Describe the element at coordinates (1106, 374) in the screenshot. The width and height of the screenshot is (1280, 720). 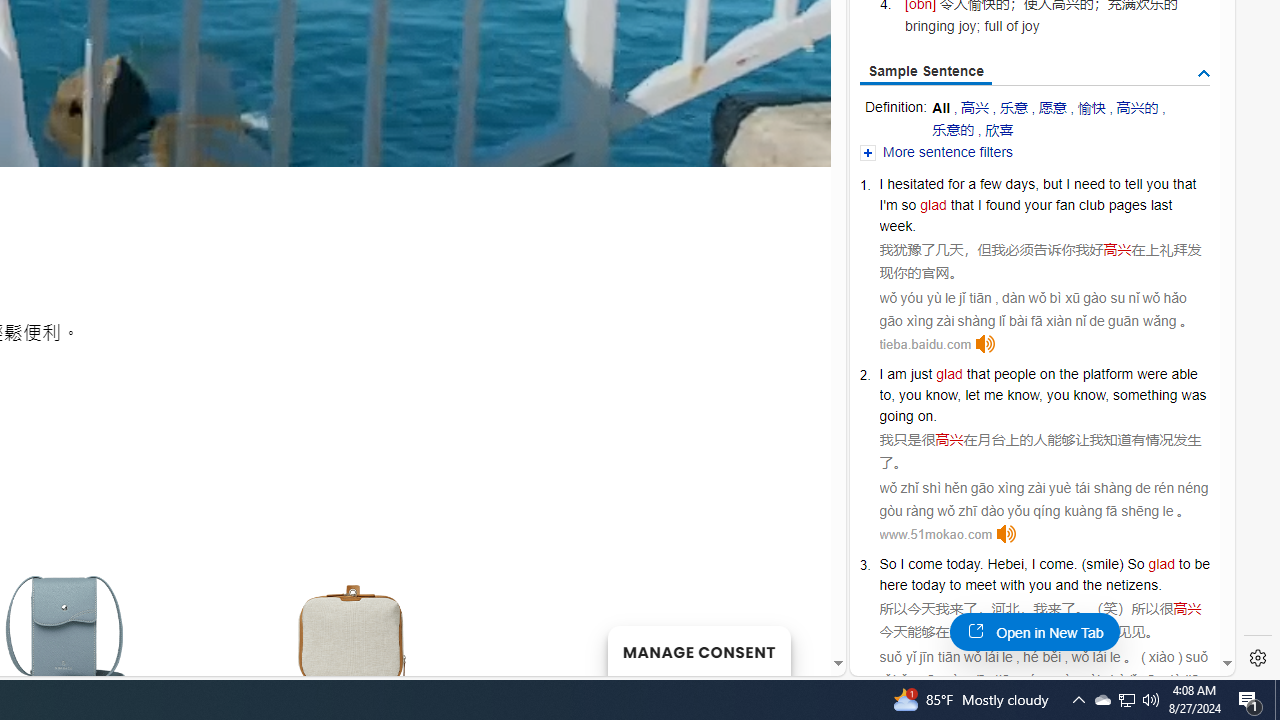
I see `'platform'` at that location.